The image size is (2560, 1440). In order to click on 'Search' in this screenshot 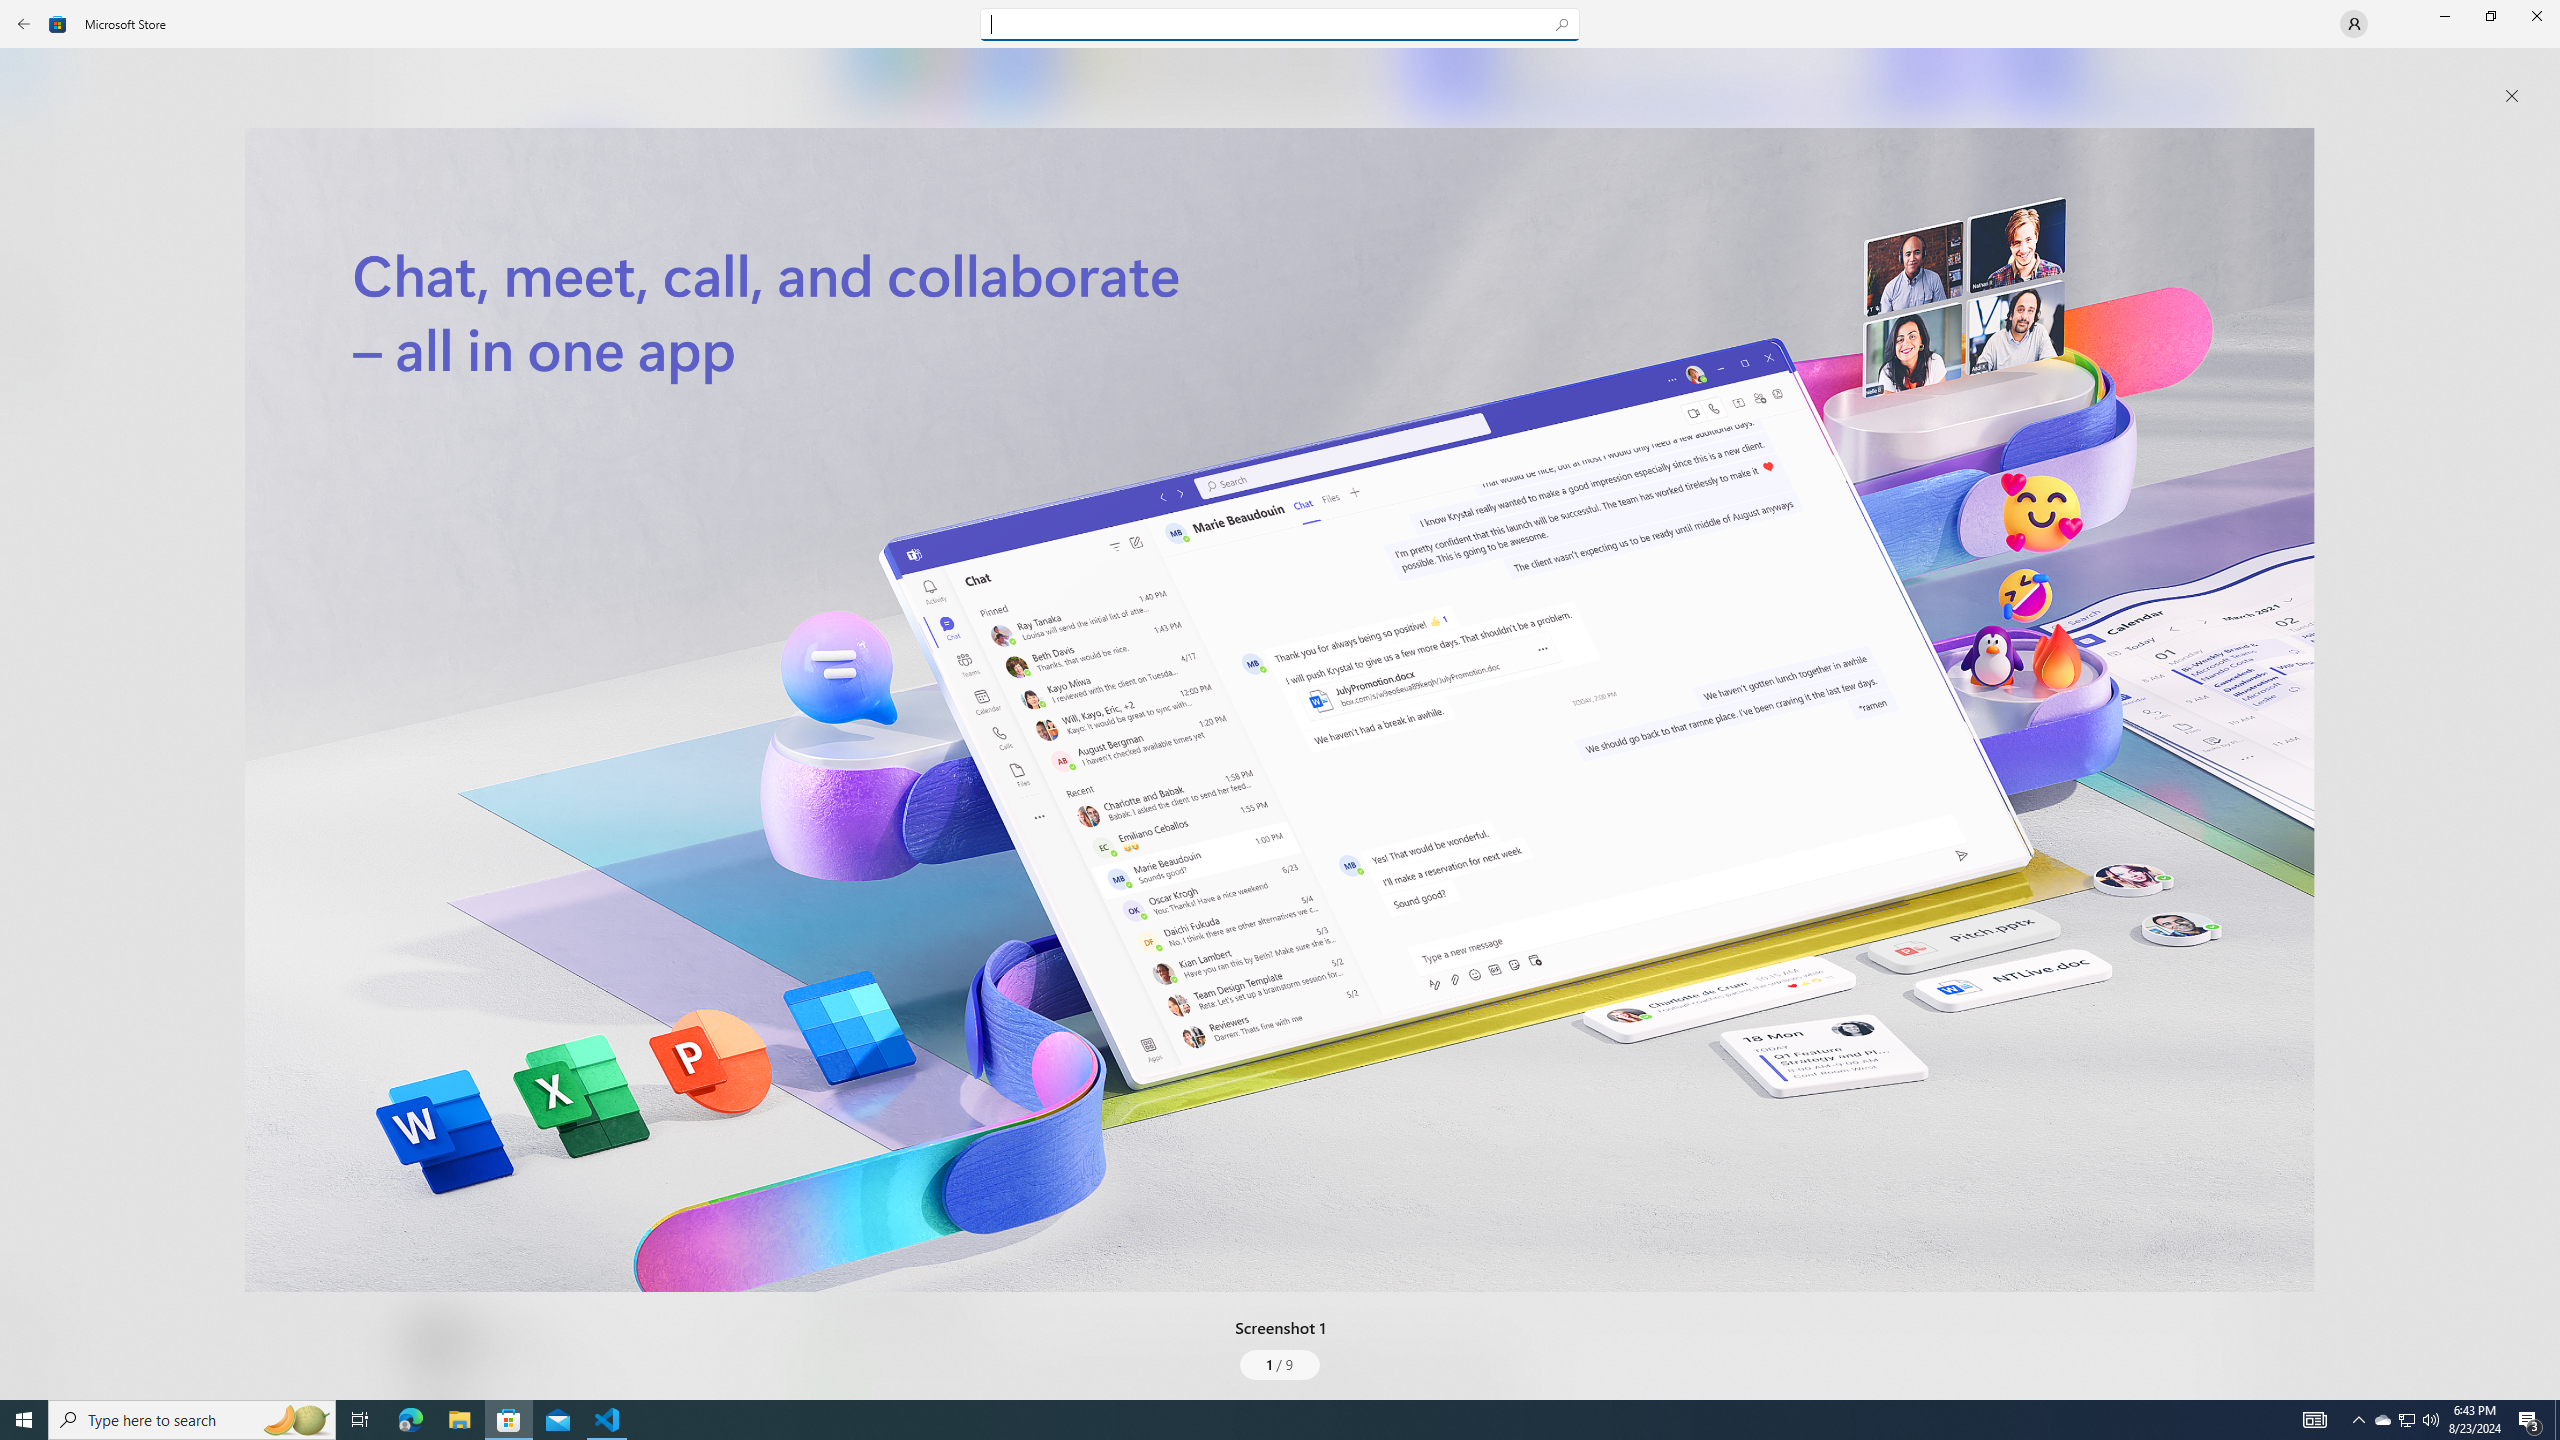, I will do `click(1280, 23)`.